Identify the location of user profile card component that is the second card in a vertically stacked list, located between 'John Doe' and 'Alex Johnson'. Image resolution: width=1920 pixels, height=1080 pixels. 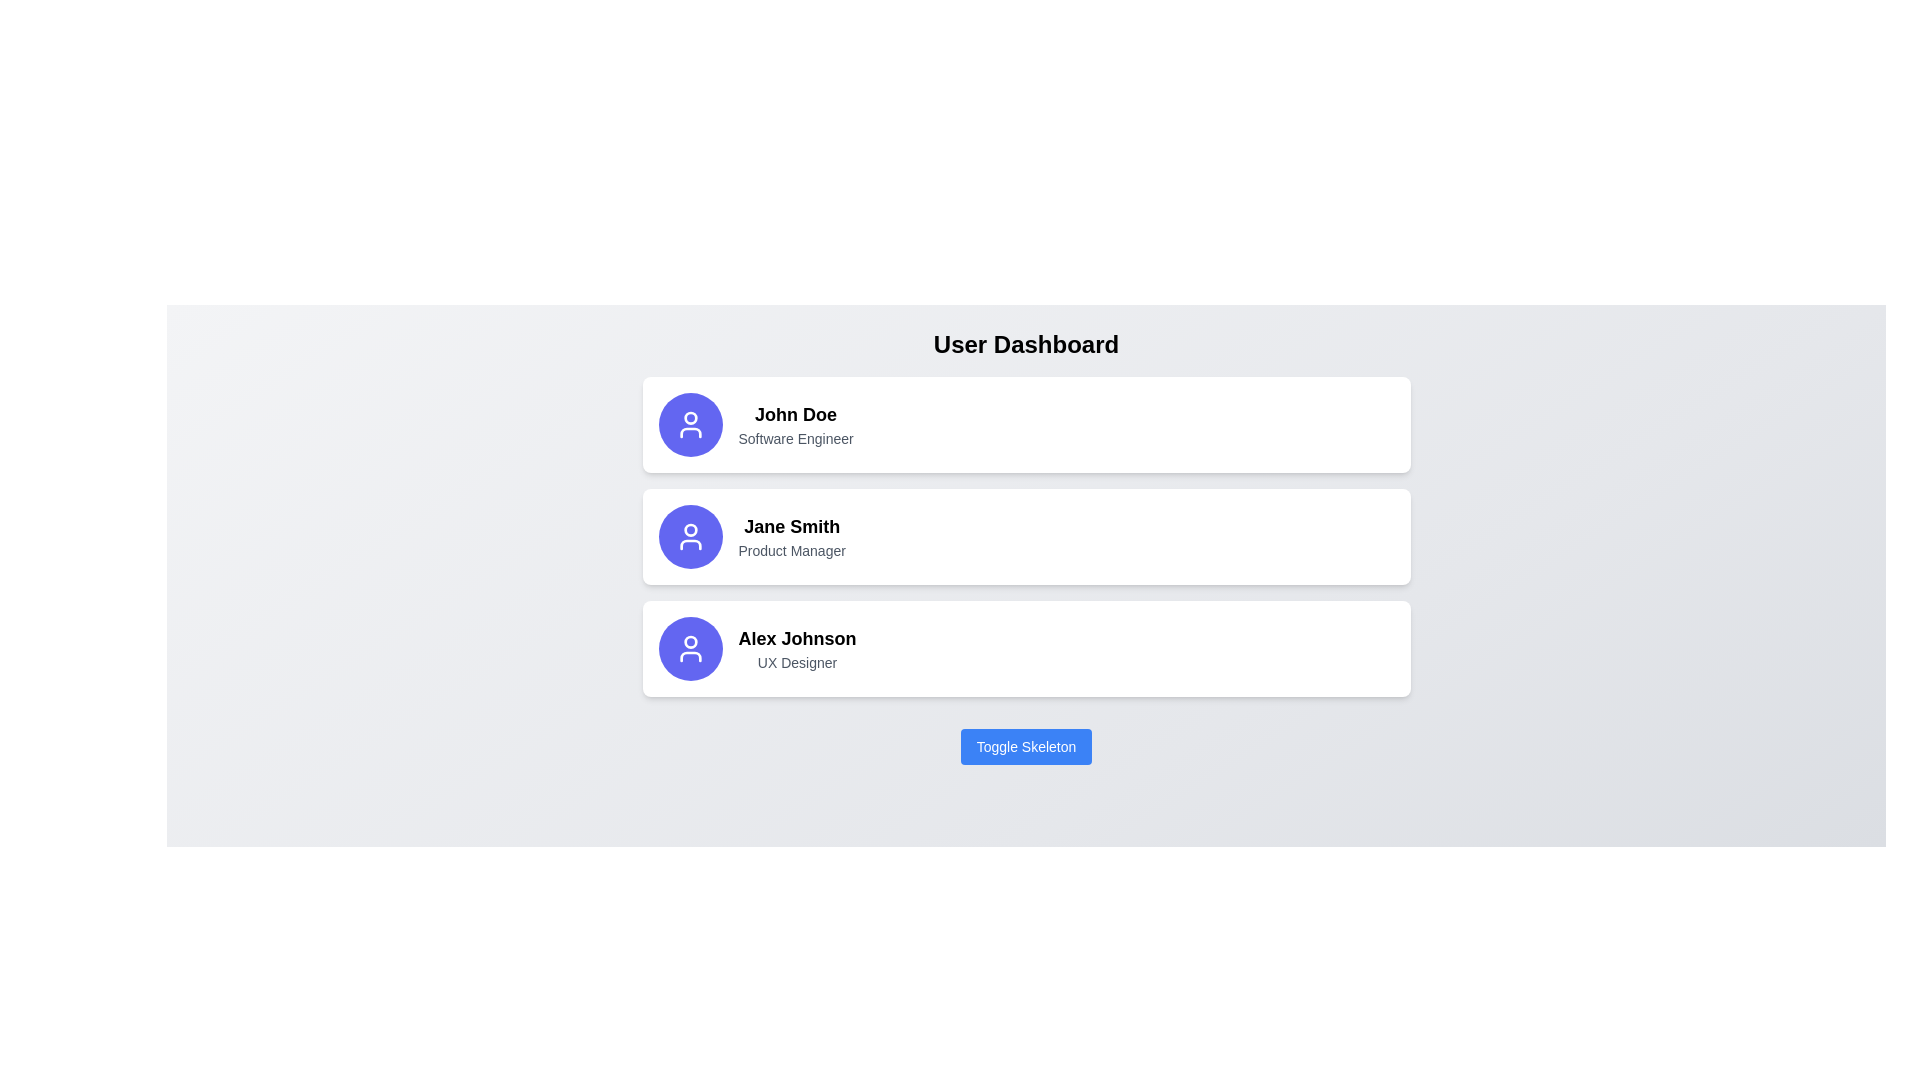
(1026, 535).